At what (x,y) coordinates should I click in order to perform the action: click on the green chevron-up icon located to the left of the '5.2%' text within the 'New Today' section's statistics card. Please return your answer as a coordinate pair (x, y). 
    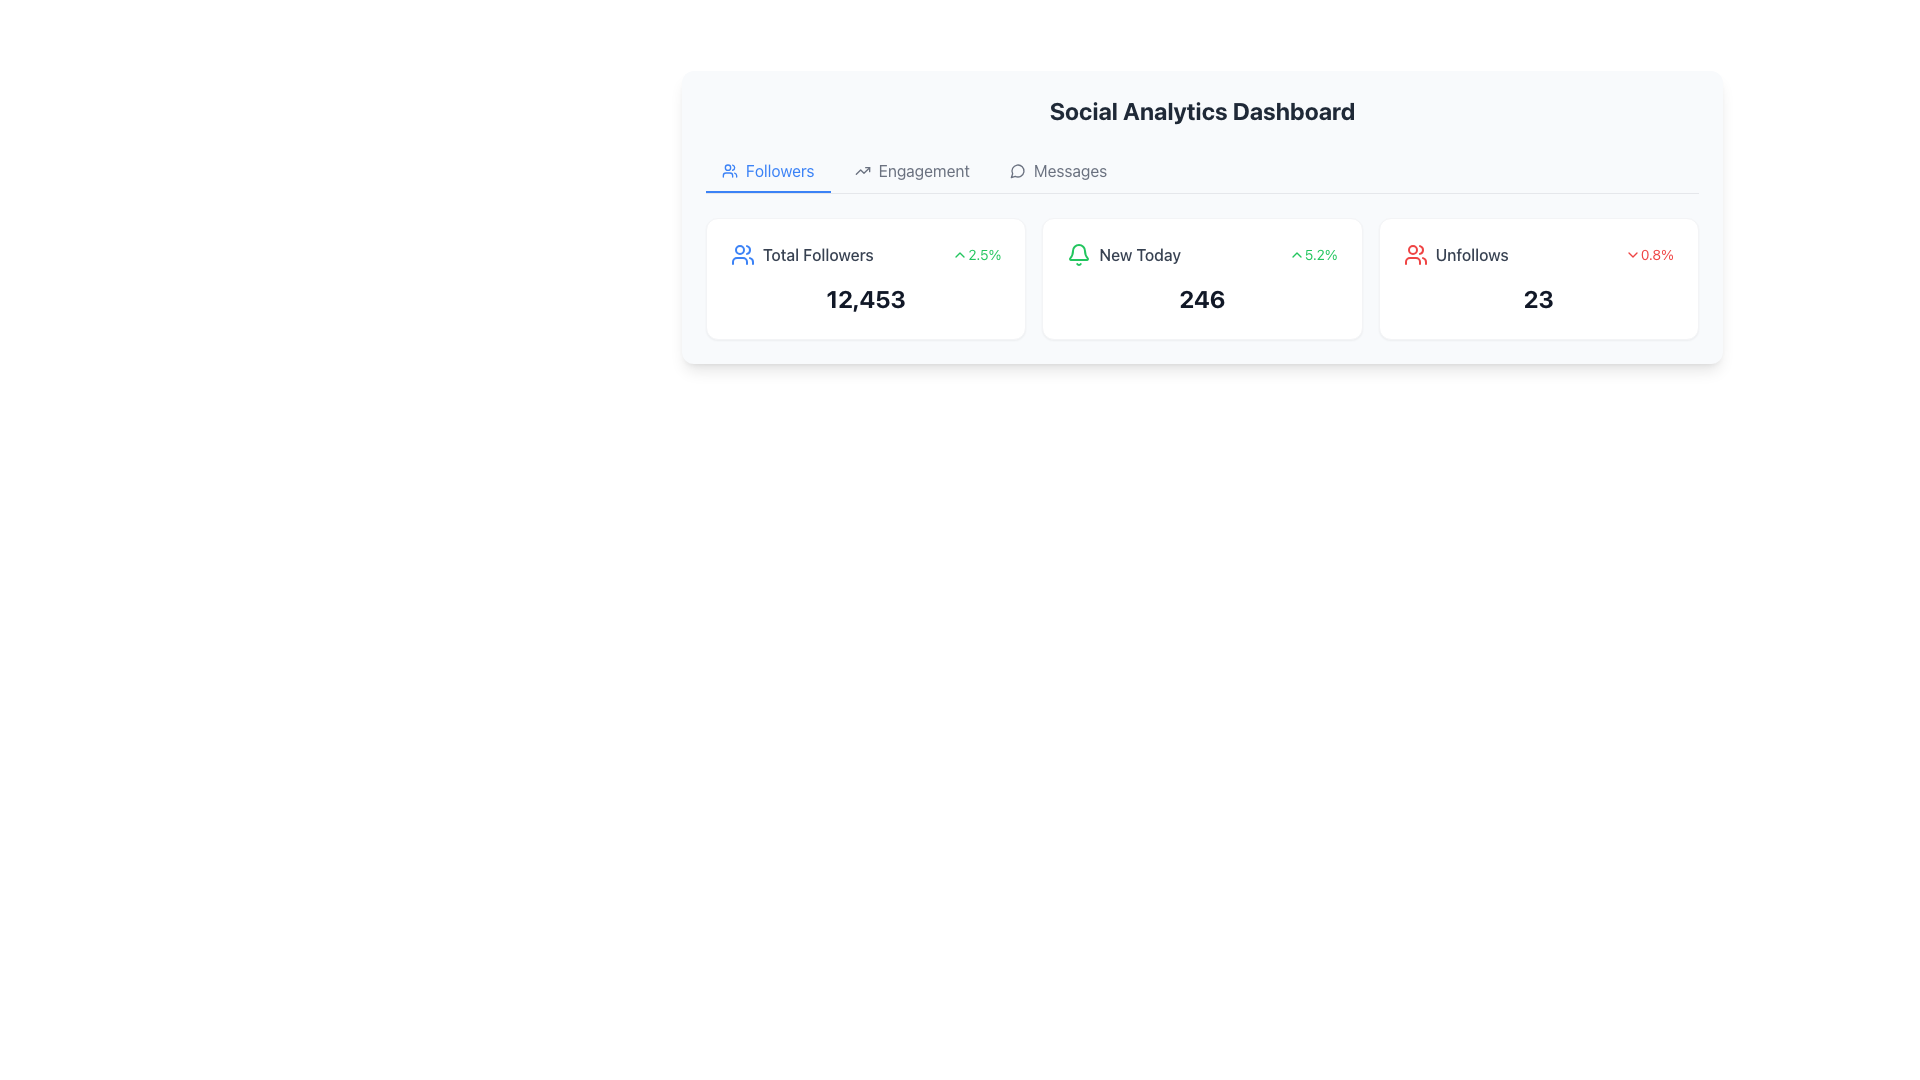
    Looking at the image, I should click on (1296, 253).